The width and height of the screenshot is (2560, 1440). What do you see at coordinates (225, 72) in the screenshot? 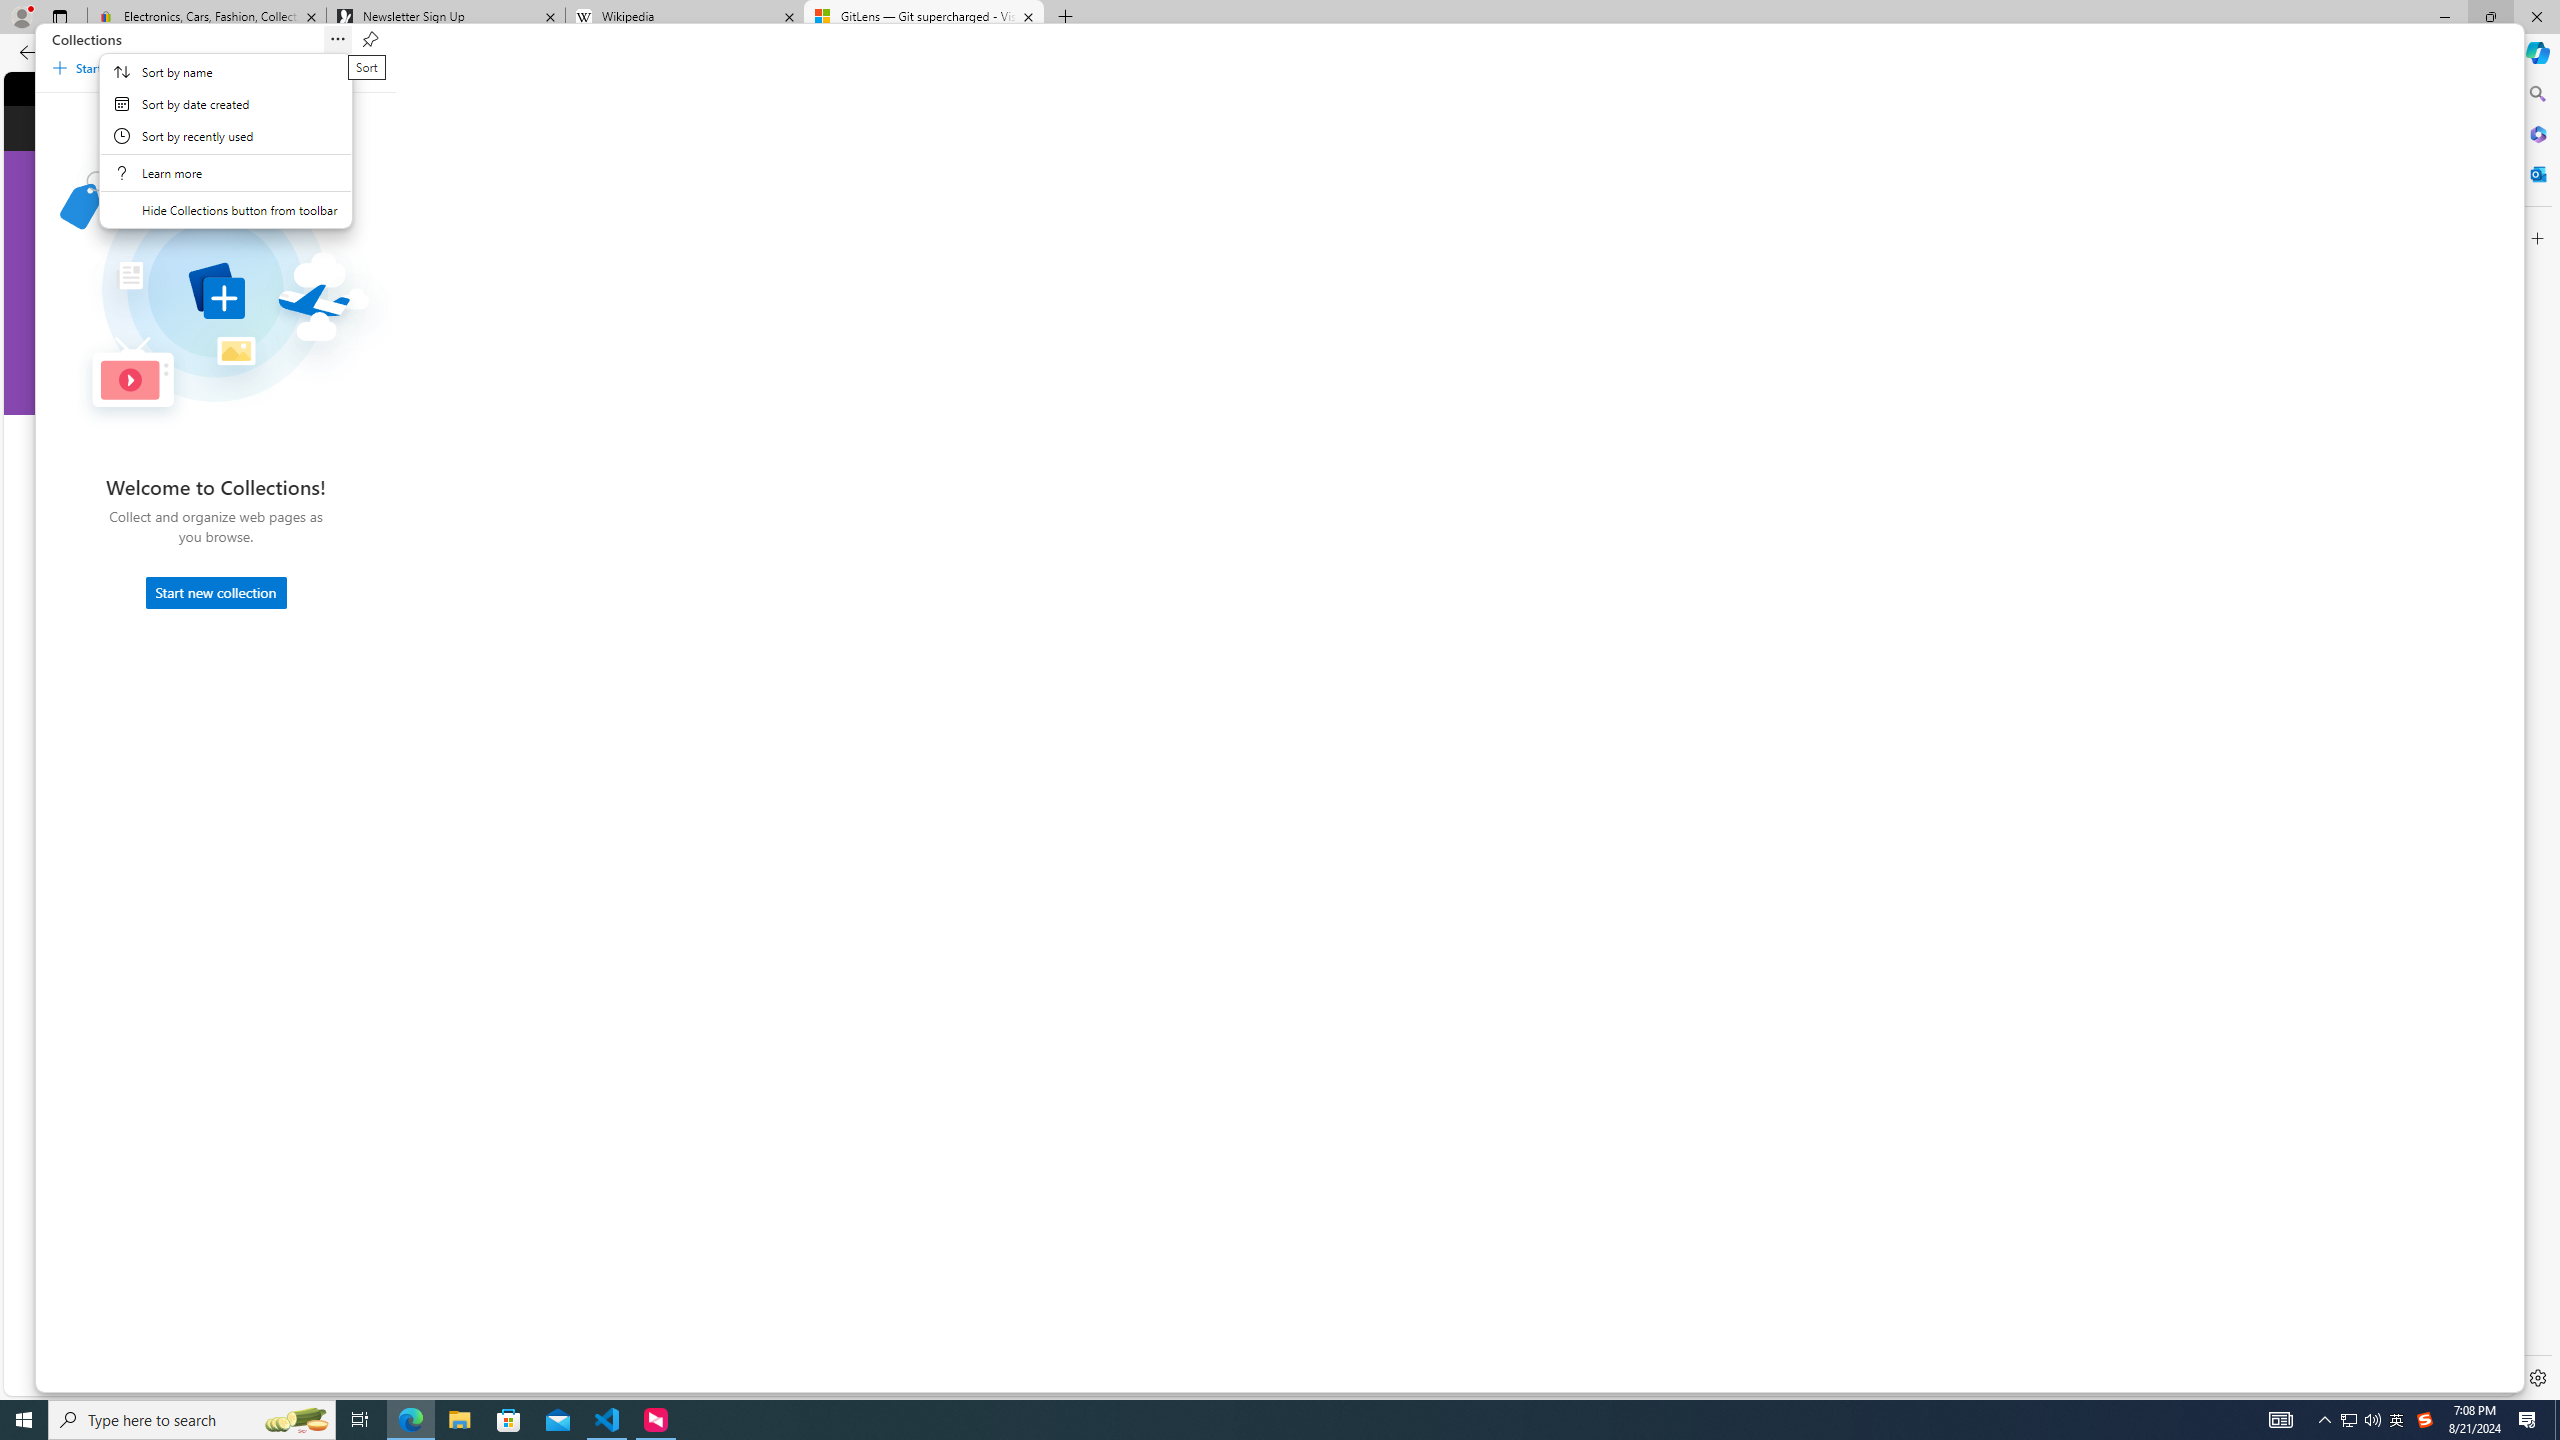
I see `'Sort by name'` at bounding box center [225, 72].